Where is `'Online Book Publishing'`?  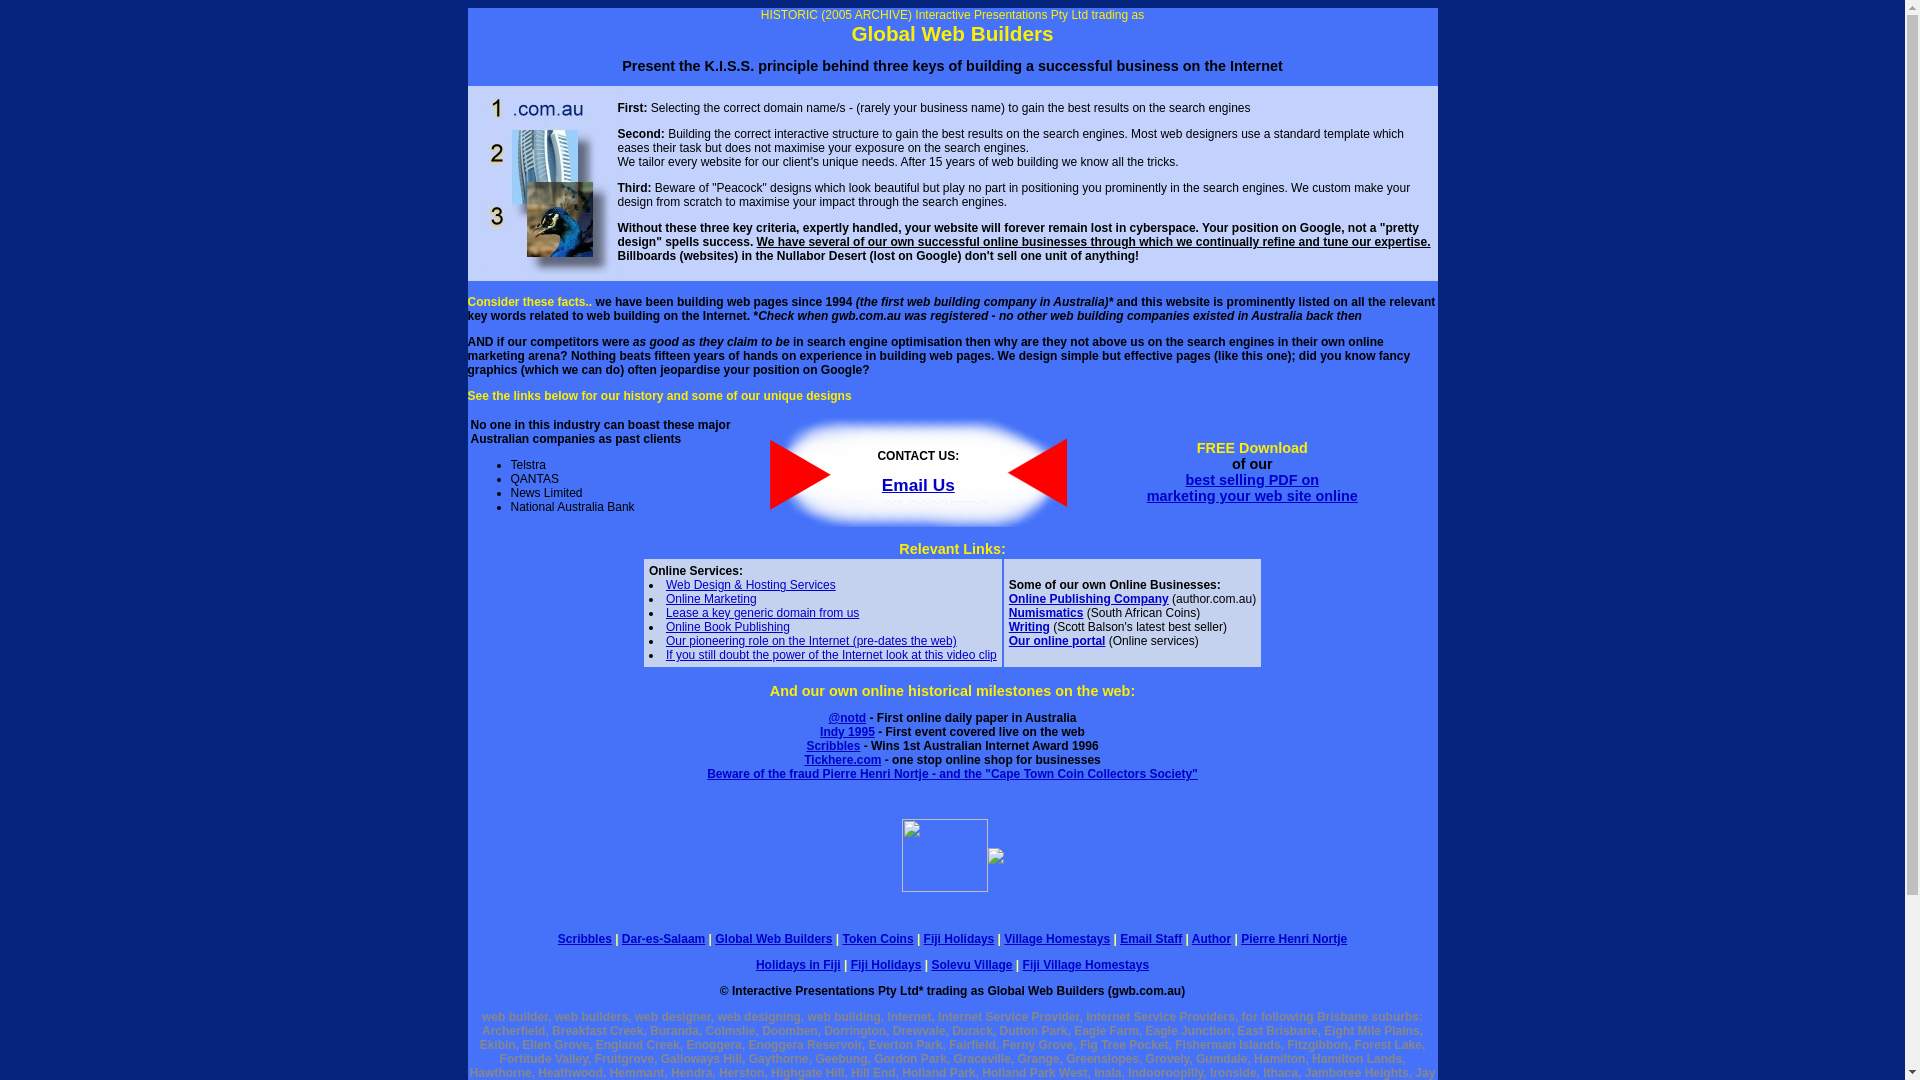
'Online Book Publishing' is located at coordinates (727, 626).